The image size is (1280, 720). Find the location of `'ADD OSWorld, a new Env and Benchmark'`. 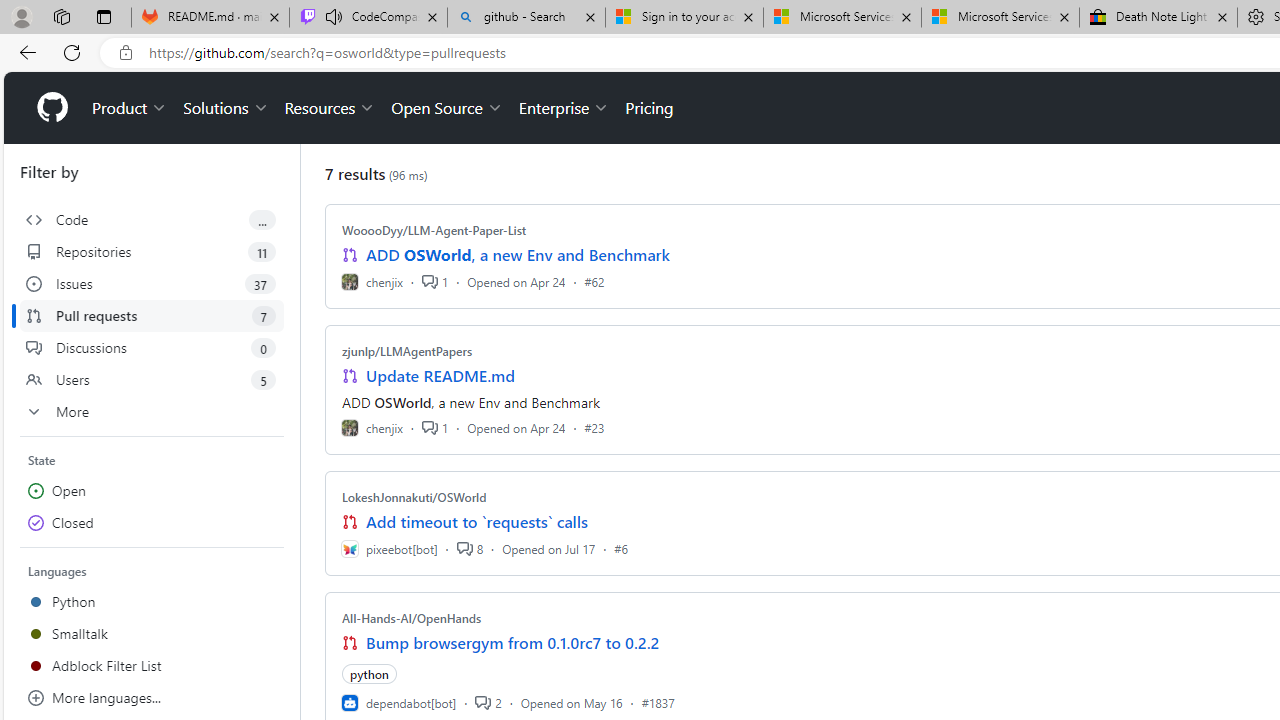

'ADD OSWorld, a new Env and Benchmark' is located at coordinates (517, 254).